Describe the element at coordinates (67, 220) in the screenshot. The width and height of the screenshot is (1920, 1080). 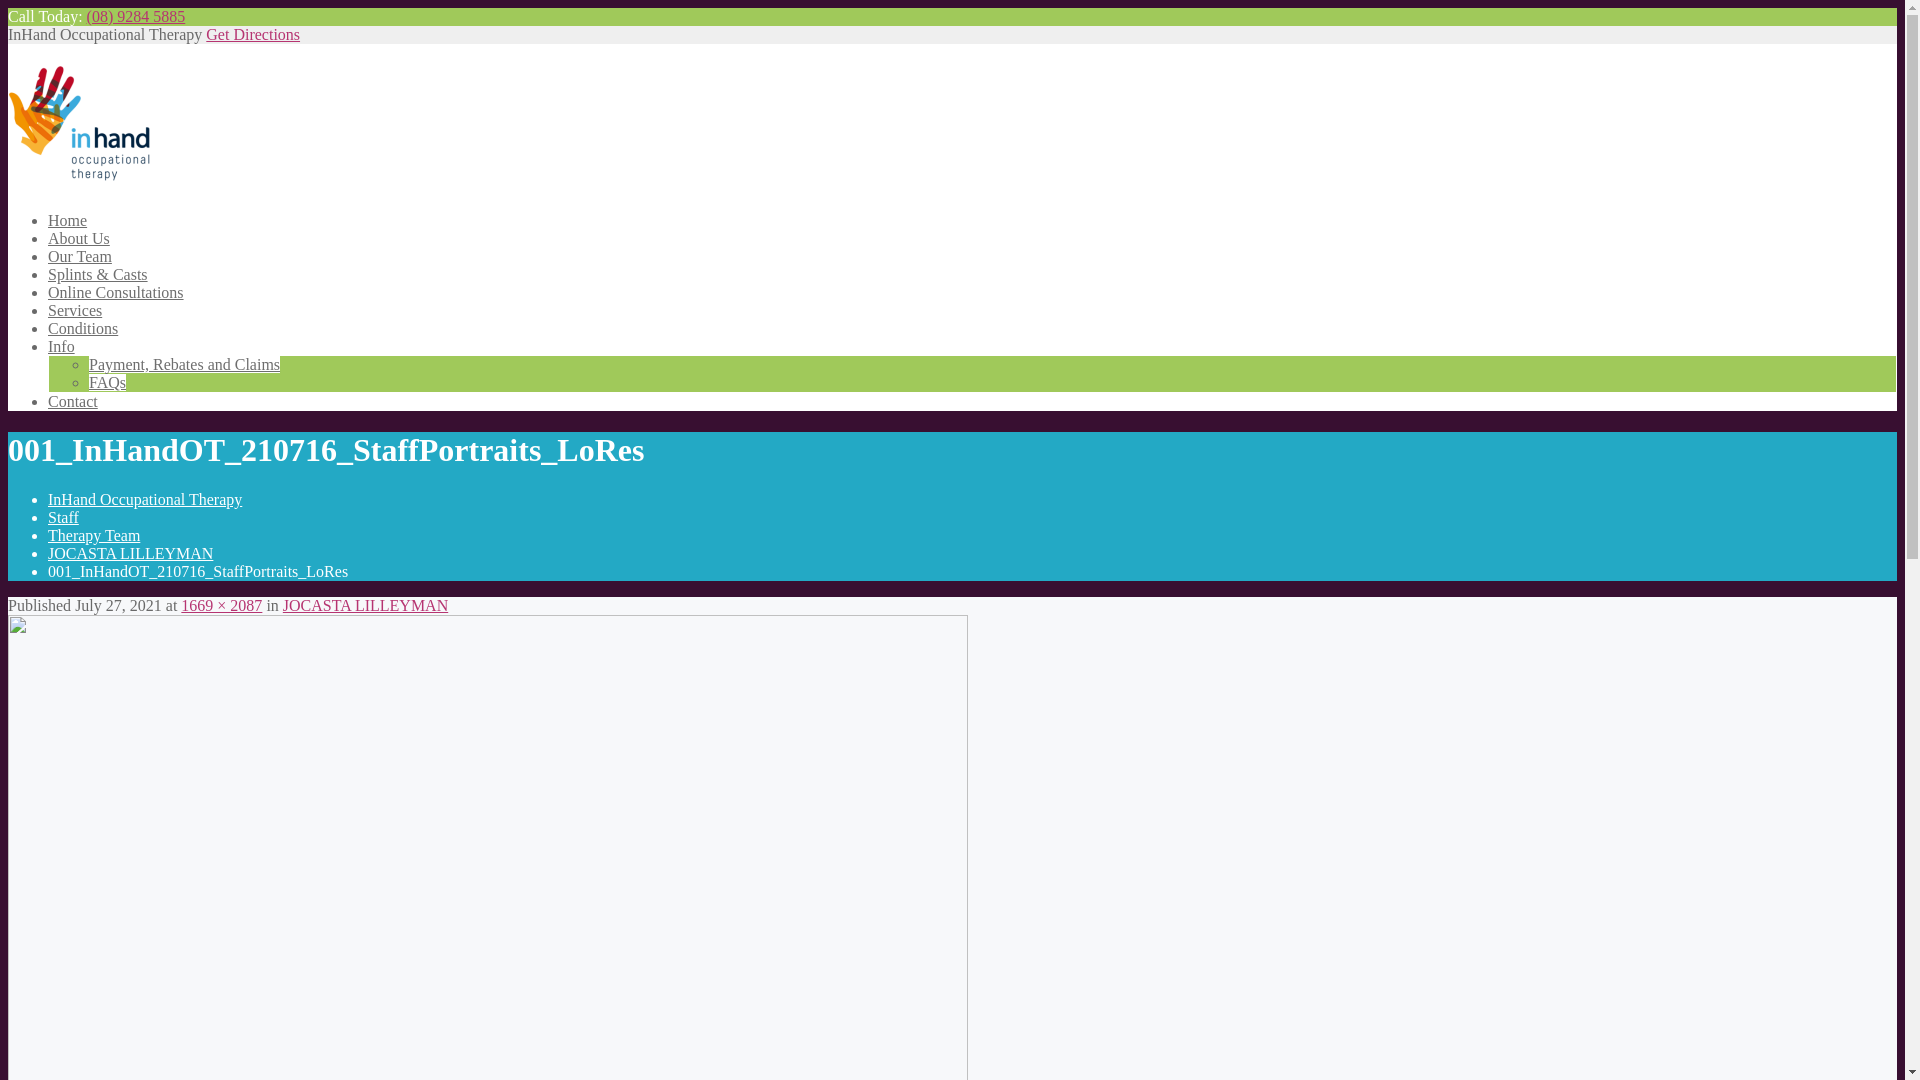
I see `'Home'` at that location.